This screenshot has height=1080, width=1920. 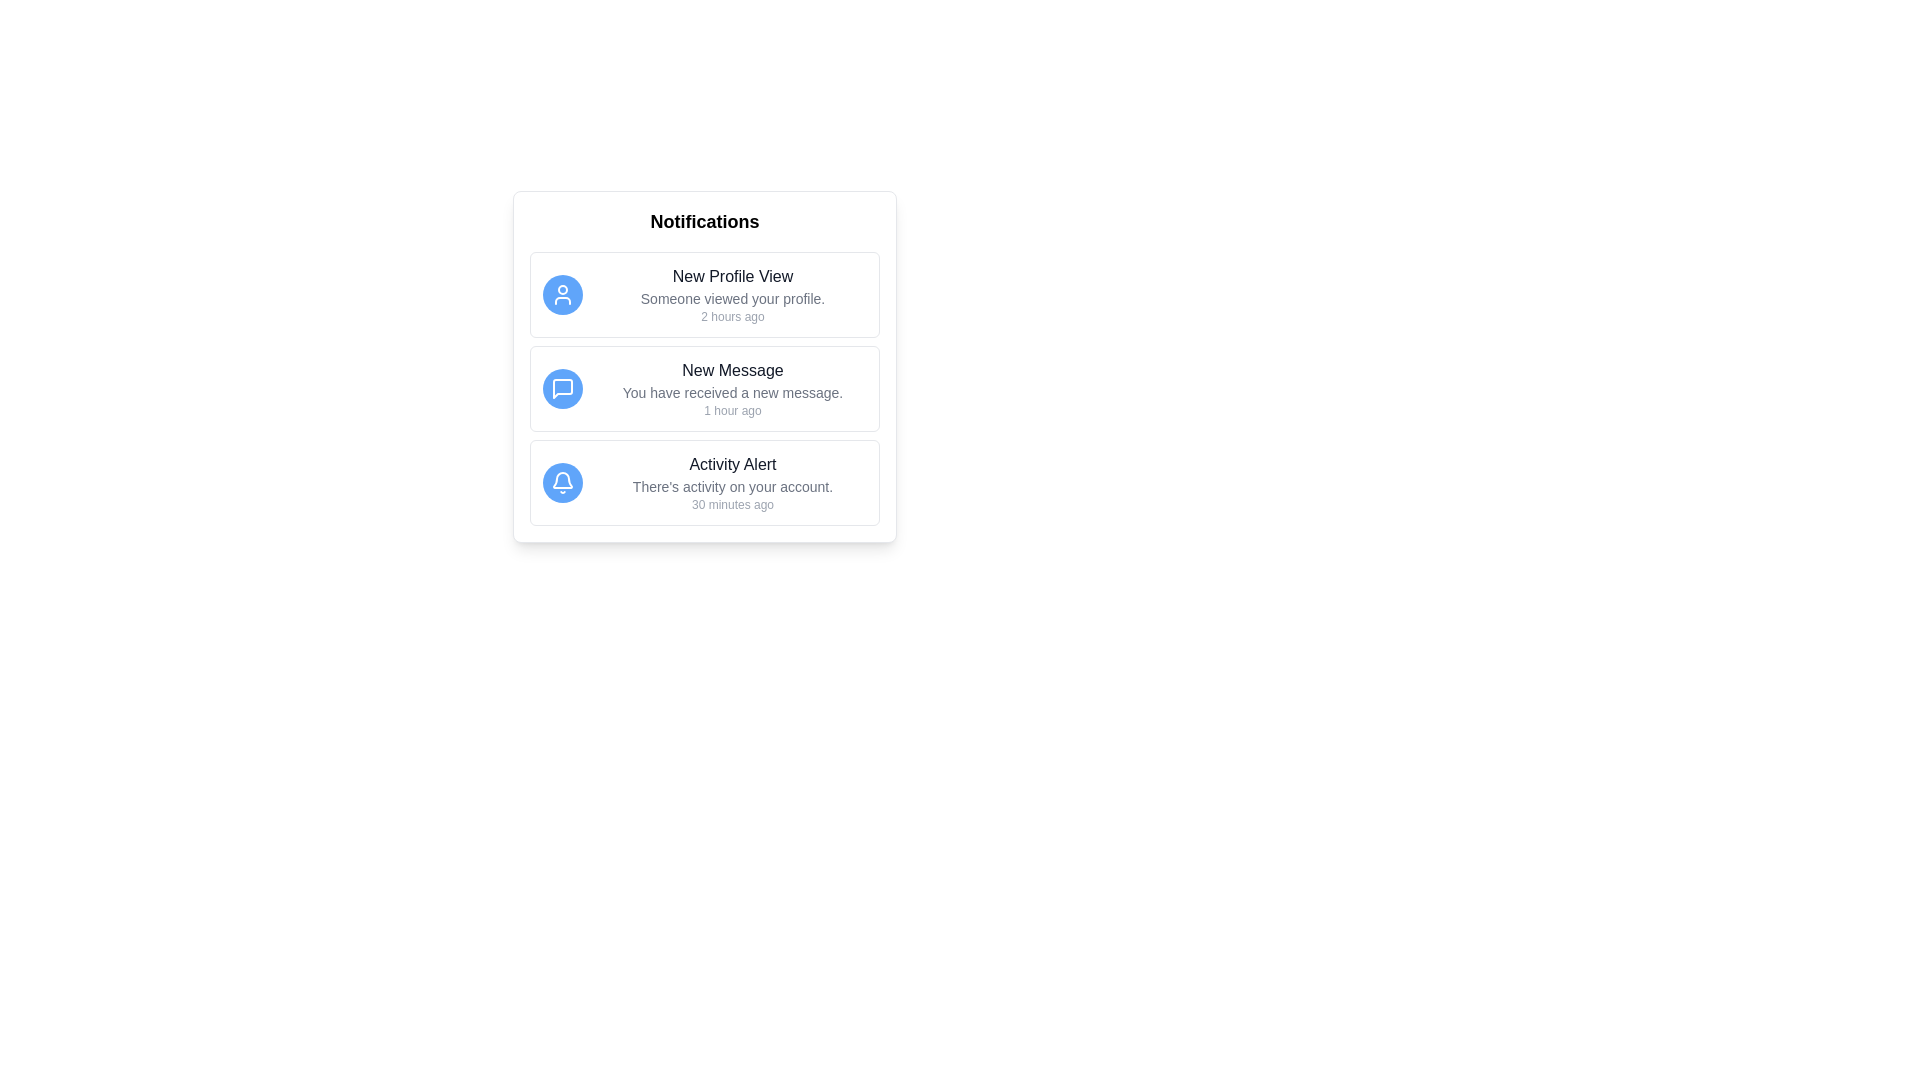 I want to click on the circular blue icon with a white user silhouette, located at the left edge of the first notification card associated with the 'New Profile View' notification, so click(x=561, y=294).